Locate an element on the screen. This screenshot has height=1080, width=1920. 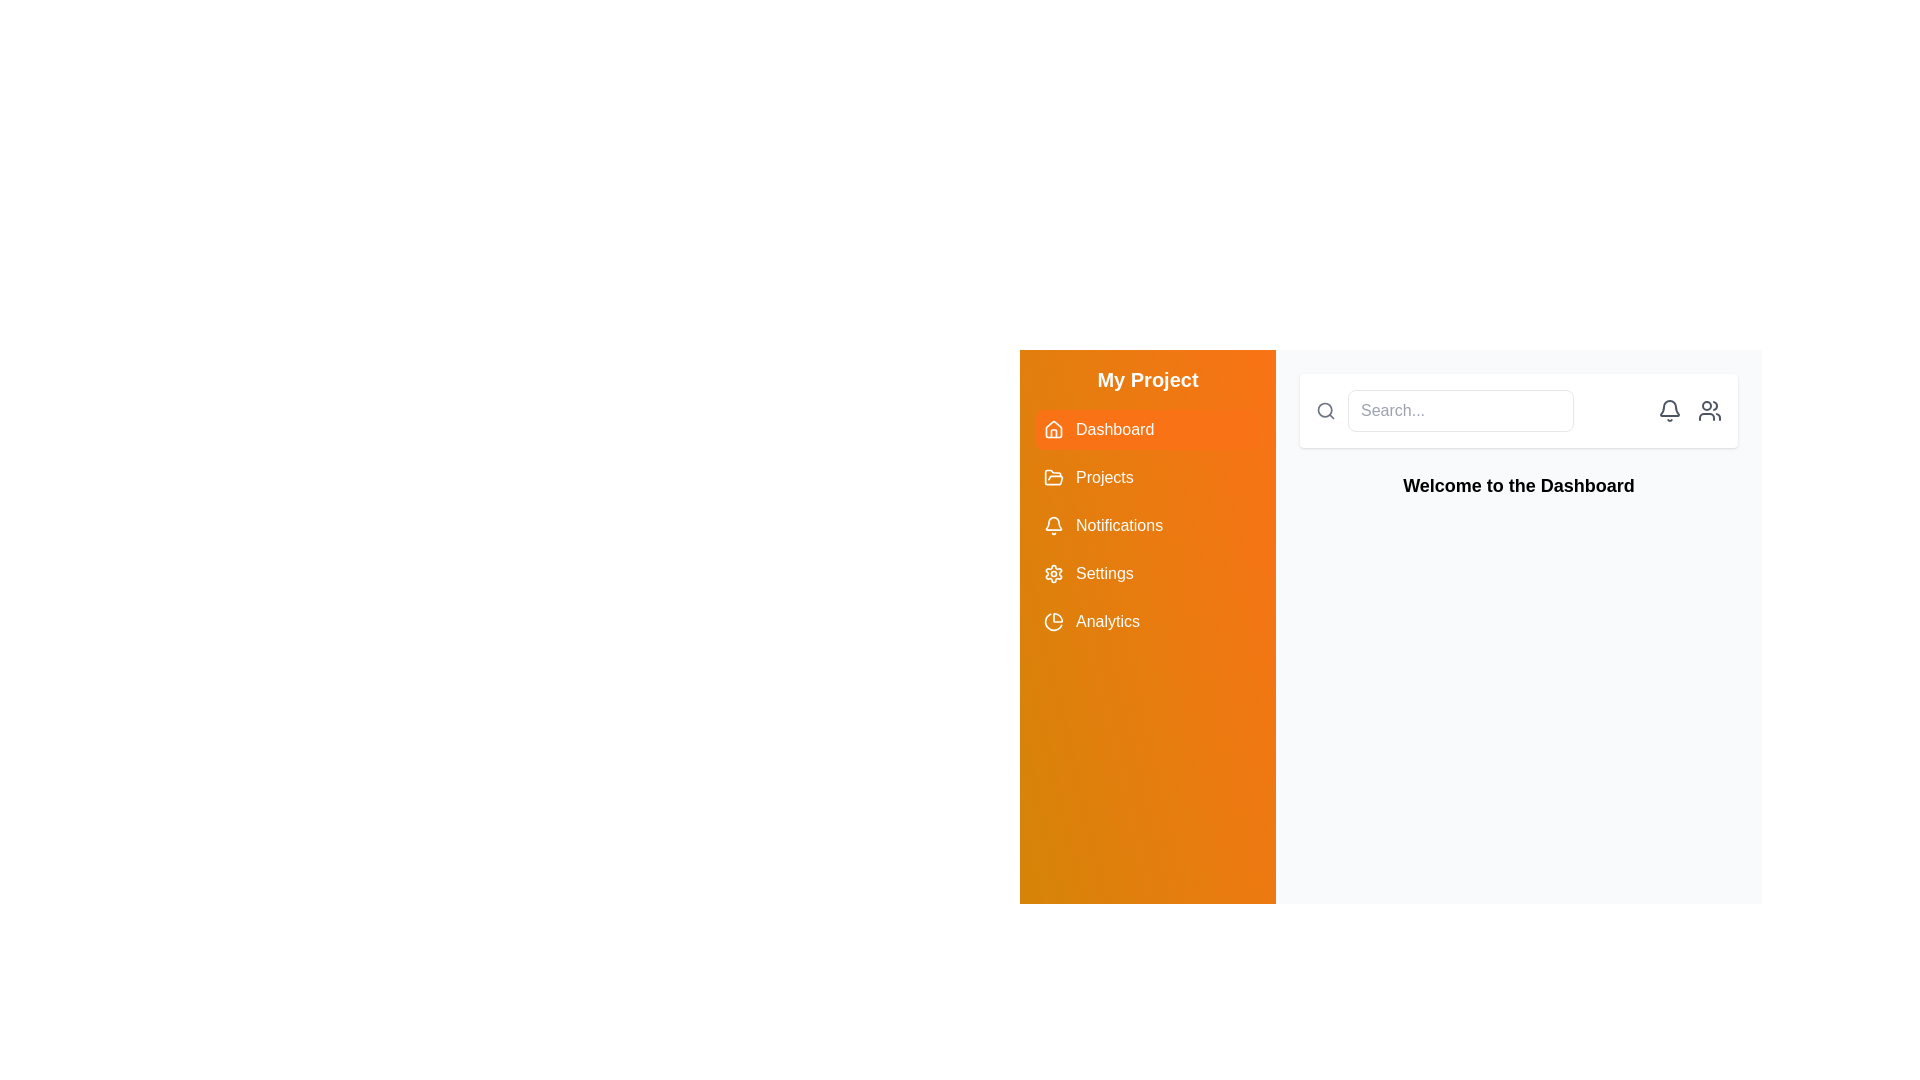
the cogwheel icon in the vertical navigation menu is located at coordinates (1053, 574).